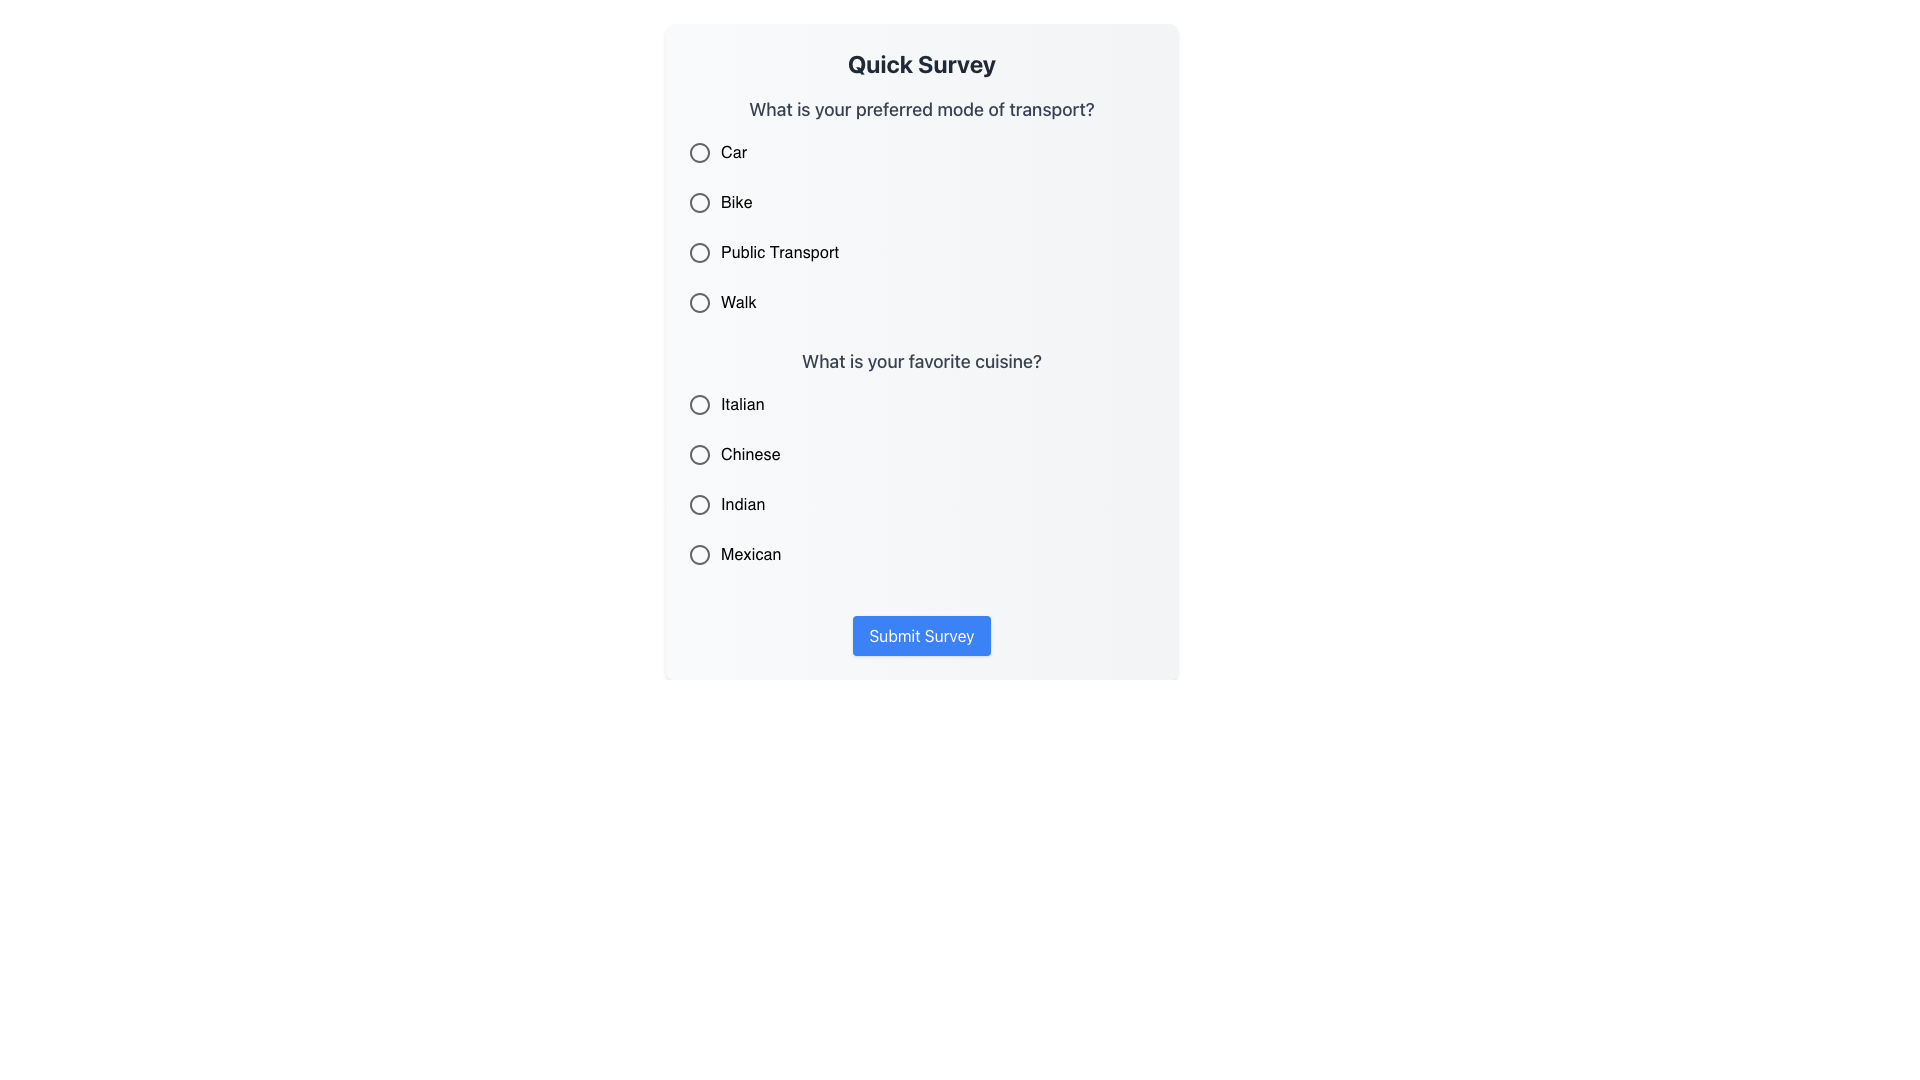  I want to click on the 'Car' radio button in the preferred mode of transport section, so click(700, 152).